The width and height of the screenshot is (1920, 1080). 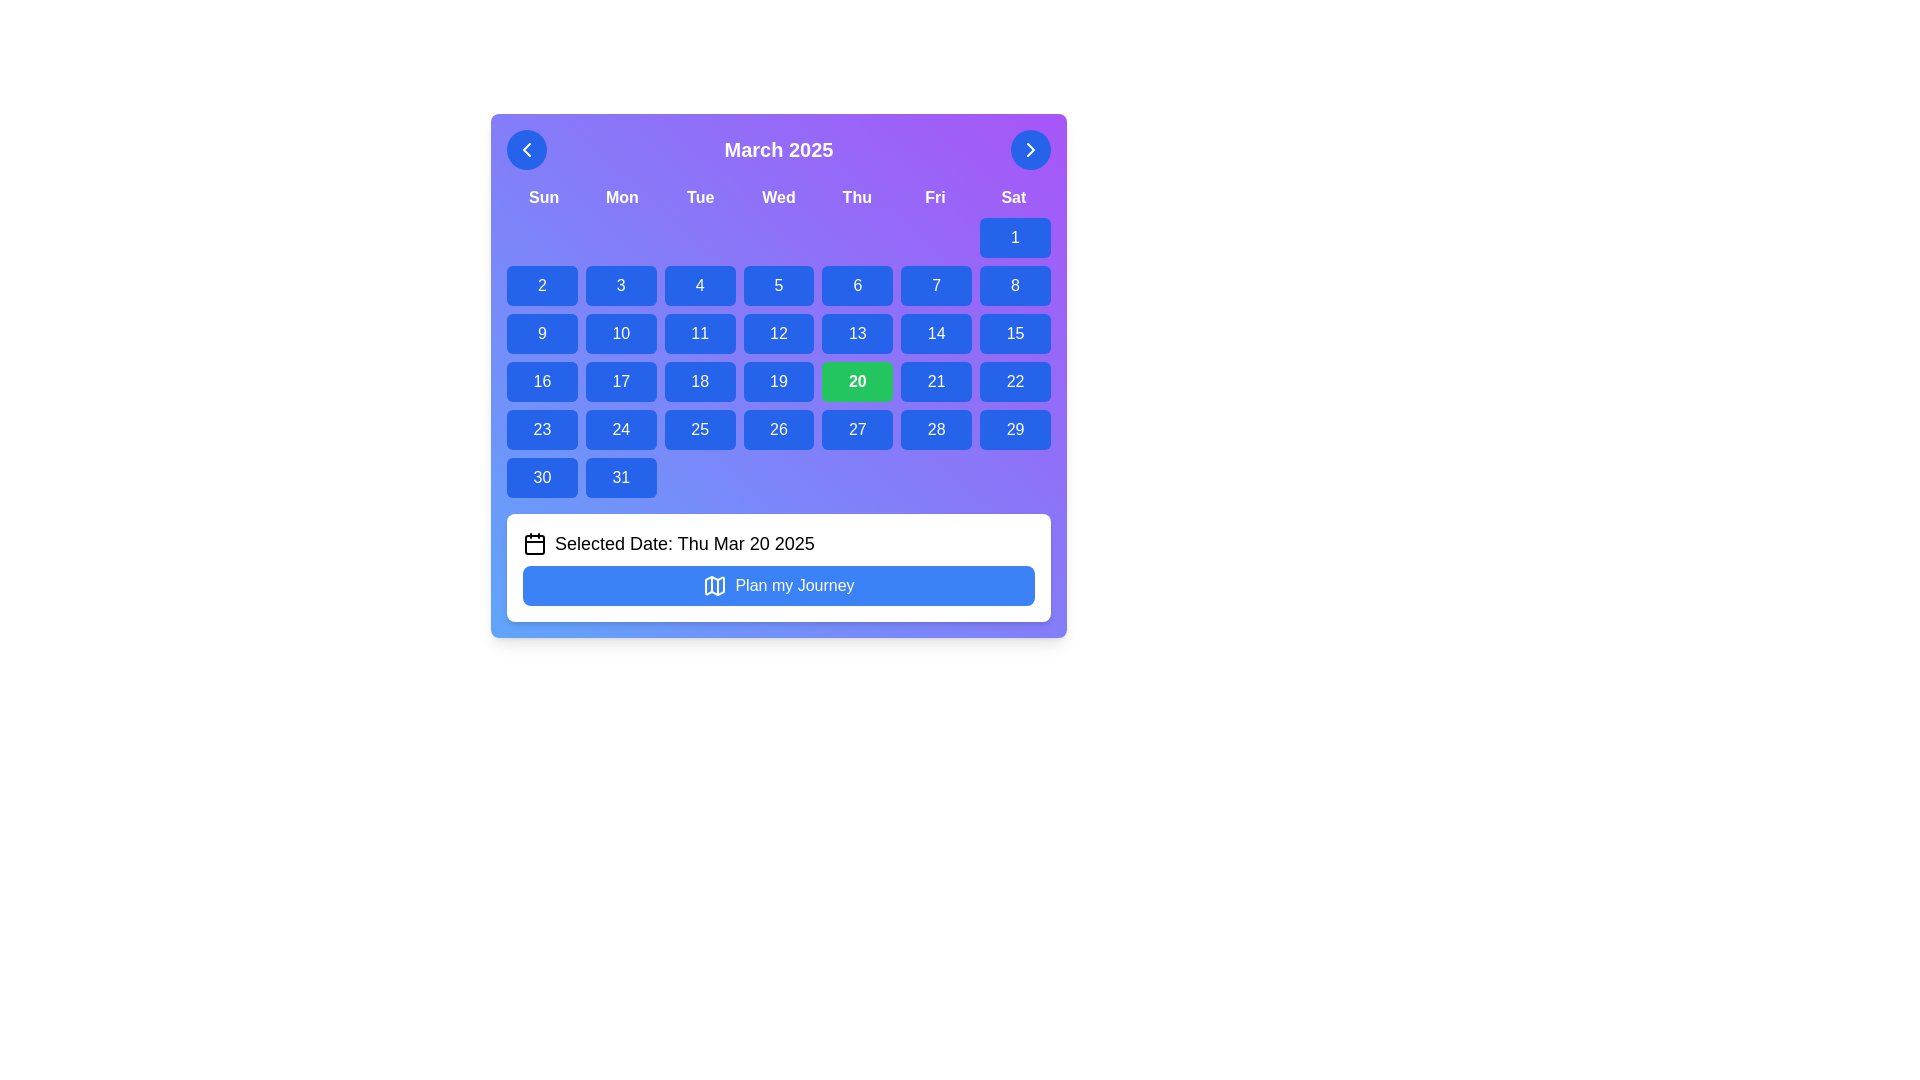 What do you see at coordinates (542, 333) in the screenshot?
I see `the button that allows users` at bounding box center [542, 333].